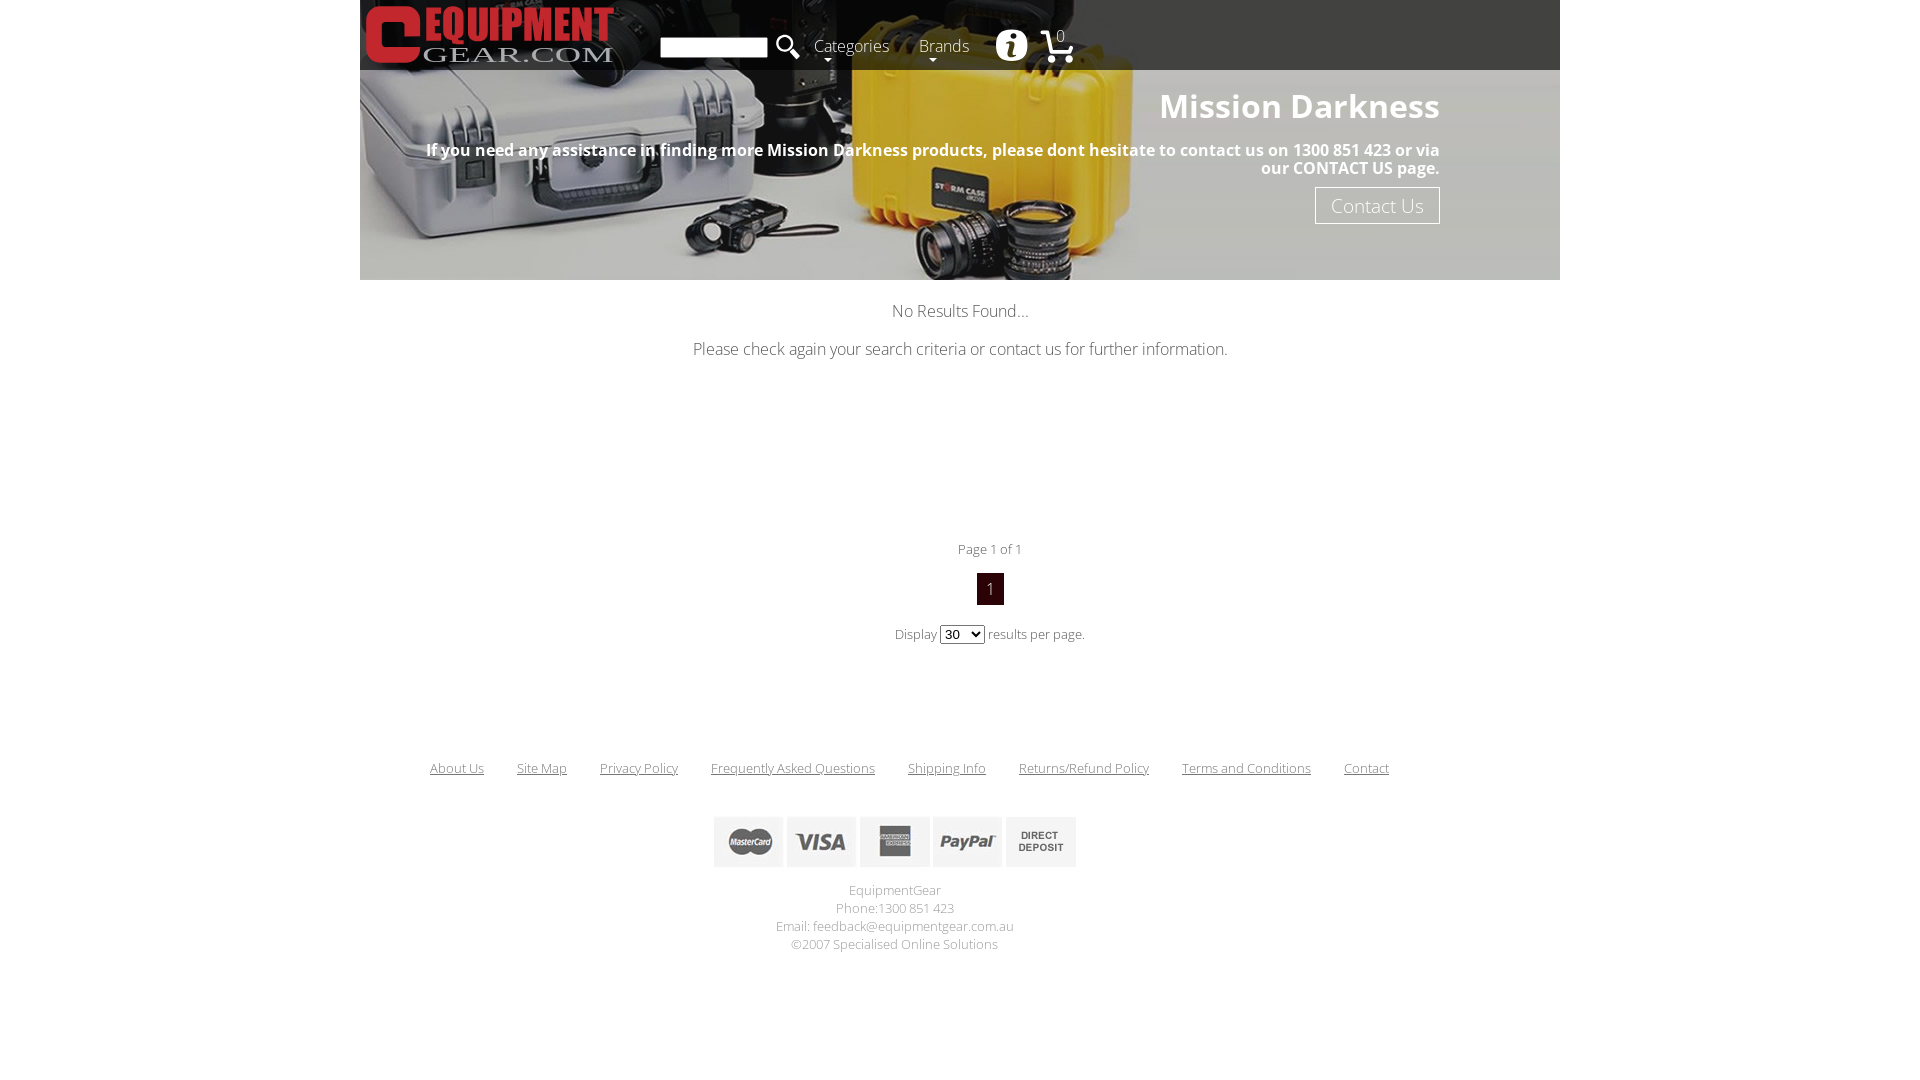 The width and height of the screenshot is (1920, 1080). What do you see at coordinates (1013, 46) in the screenshot?
I see `' '` at bounding box center [1013, 46].